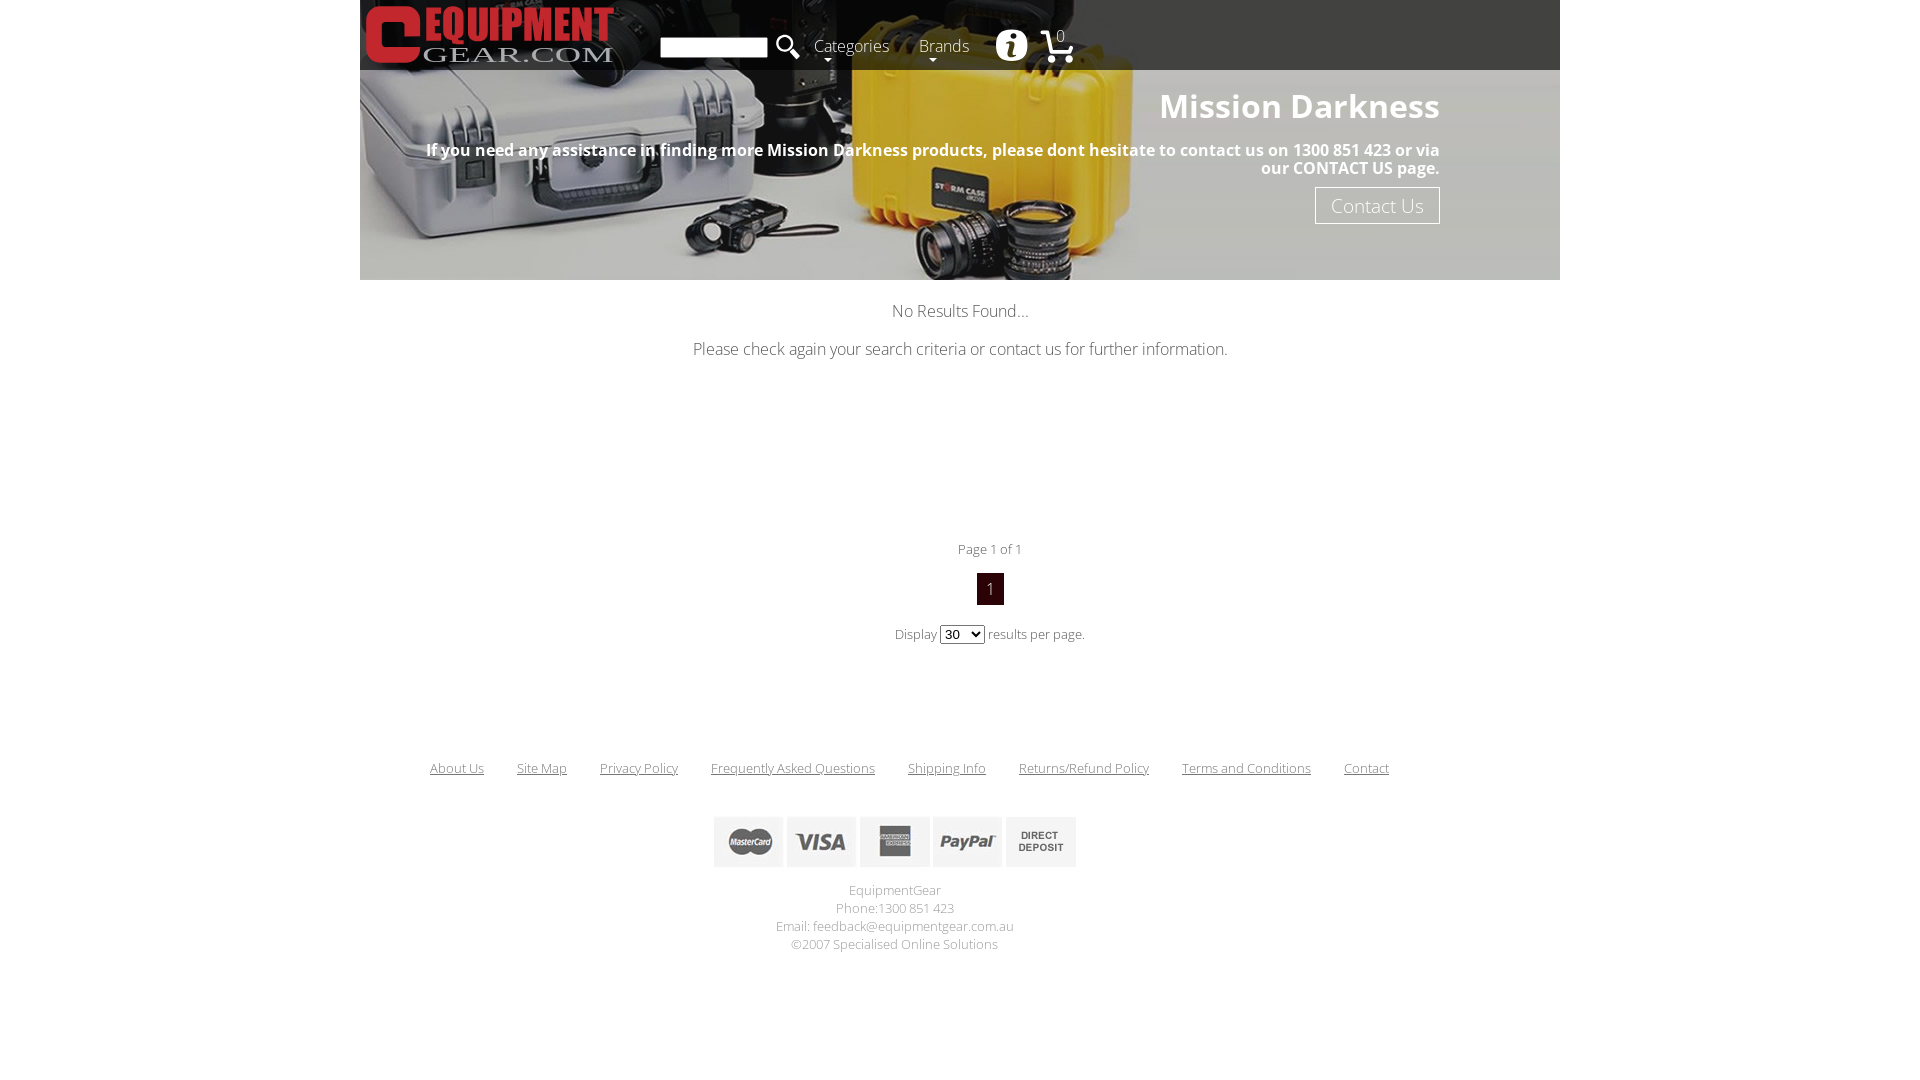 The width and height of the screenshot is (1920, 1080). What do you see at coordinates (1013, 46) in the screenshot?
I see `' '` at bounding box center [1013, 46].